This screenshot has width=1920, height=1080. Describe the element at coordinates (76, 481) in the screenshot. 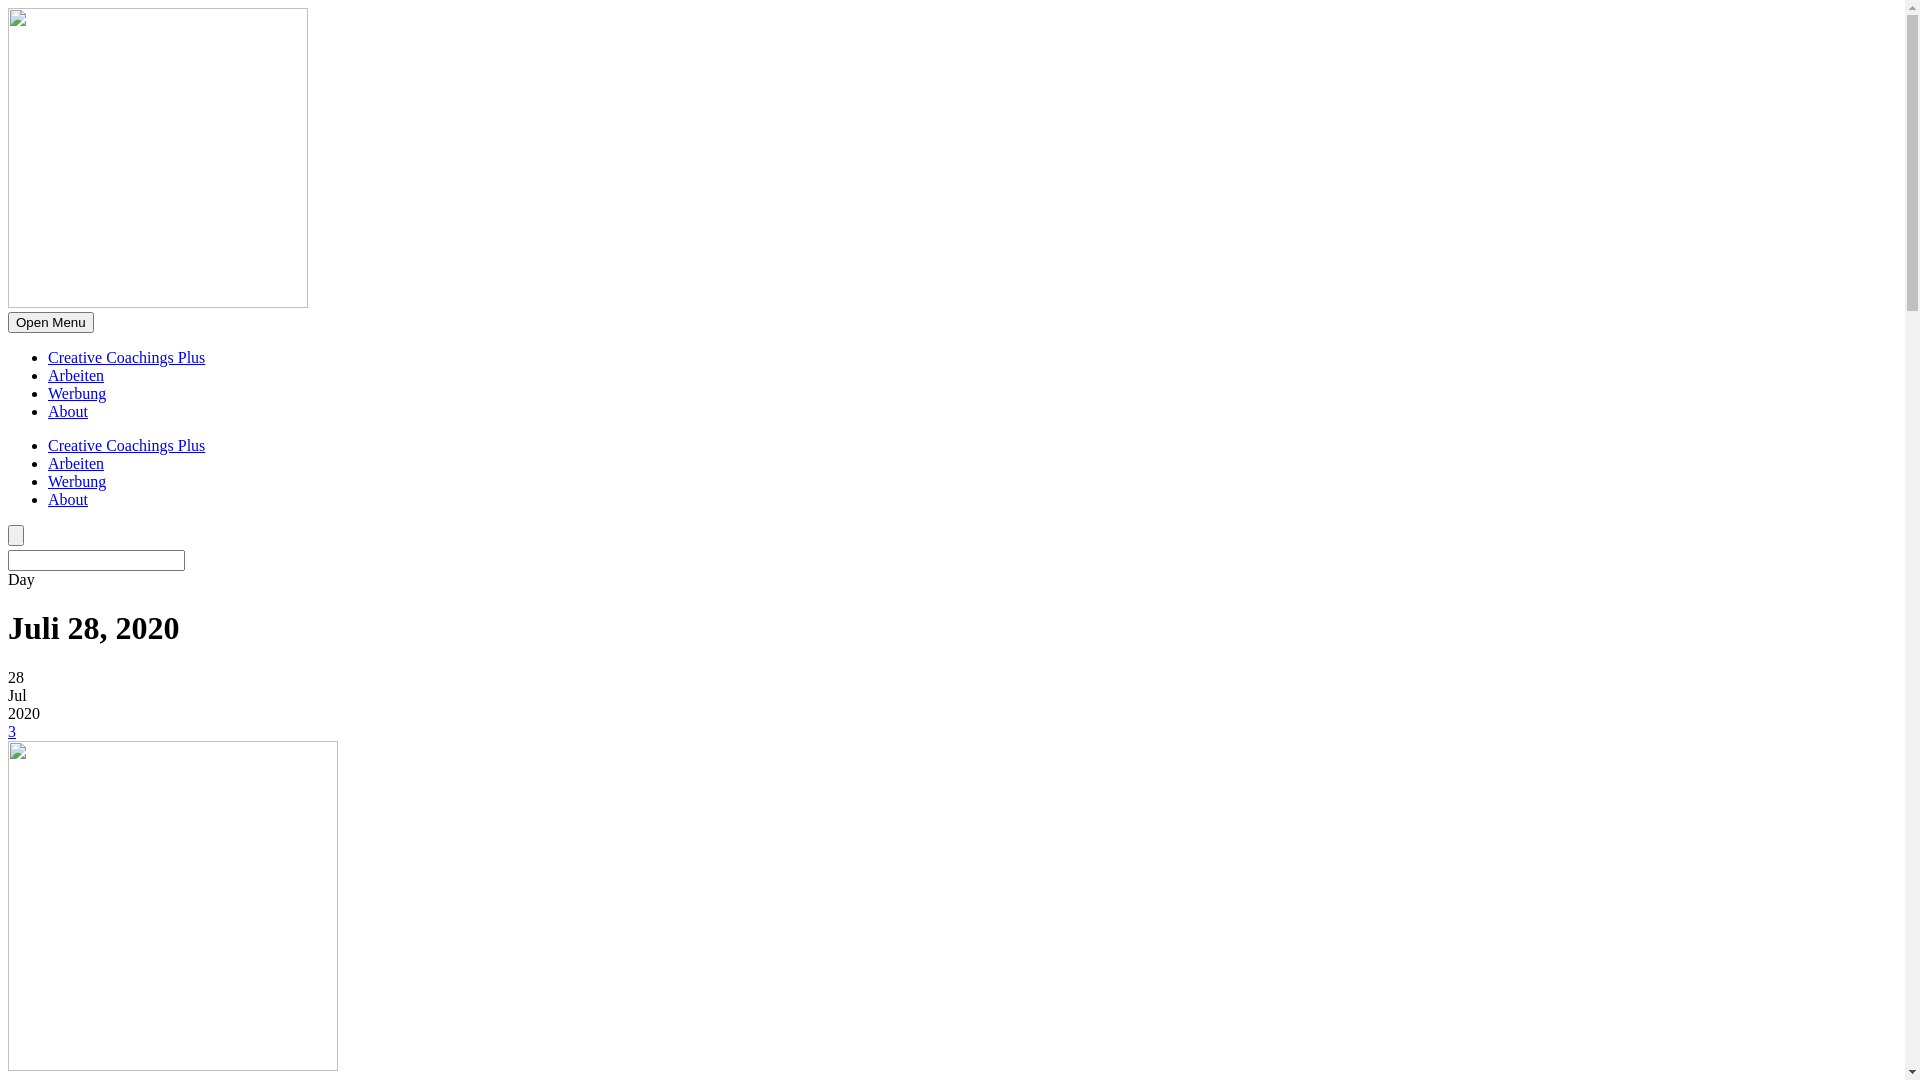

I see `'Werbung'` at that location.